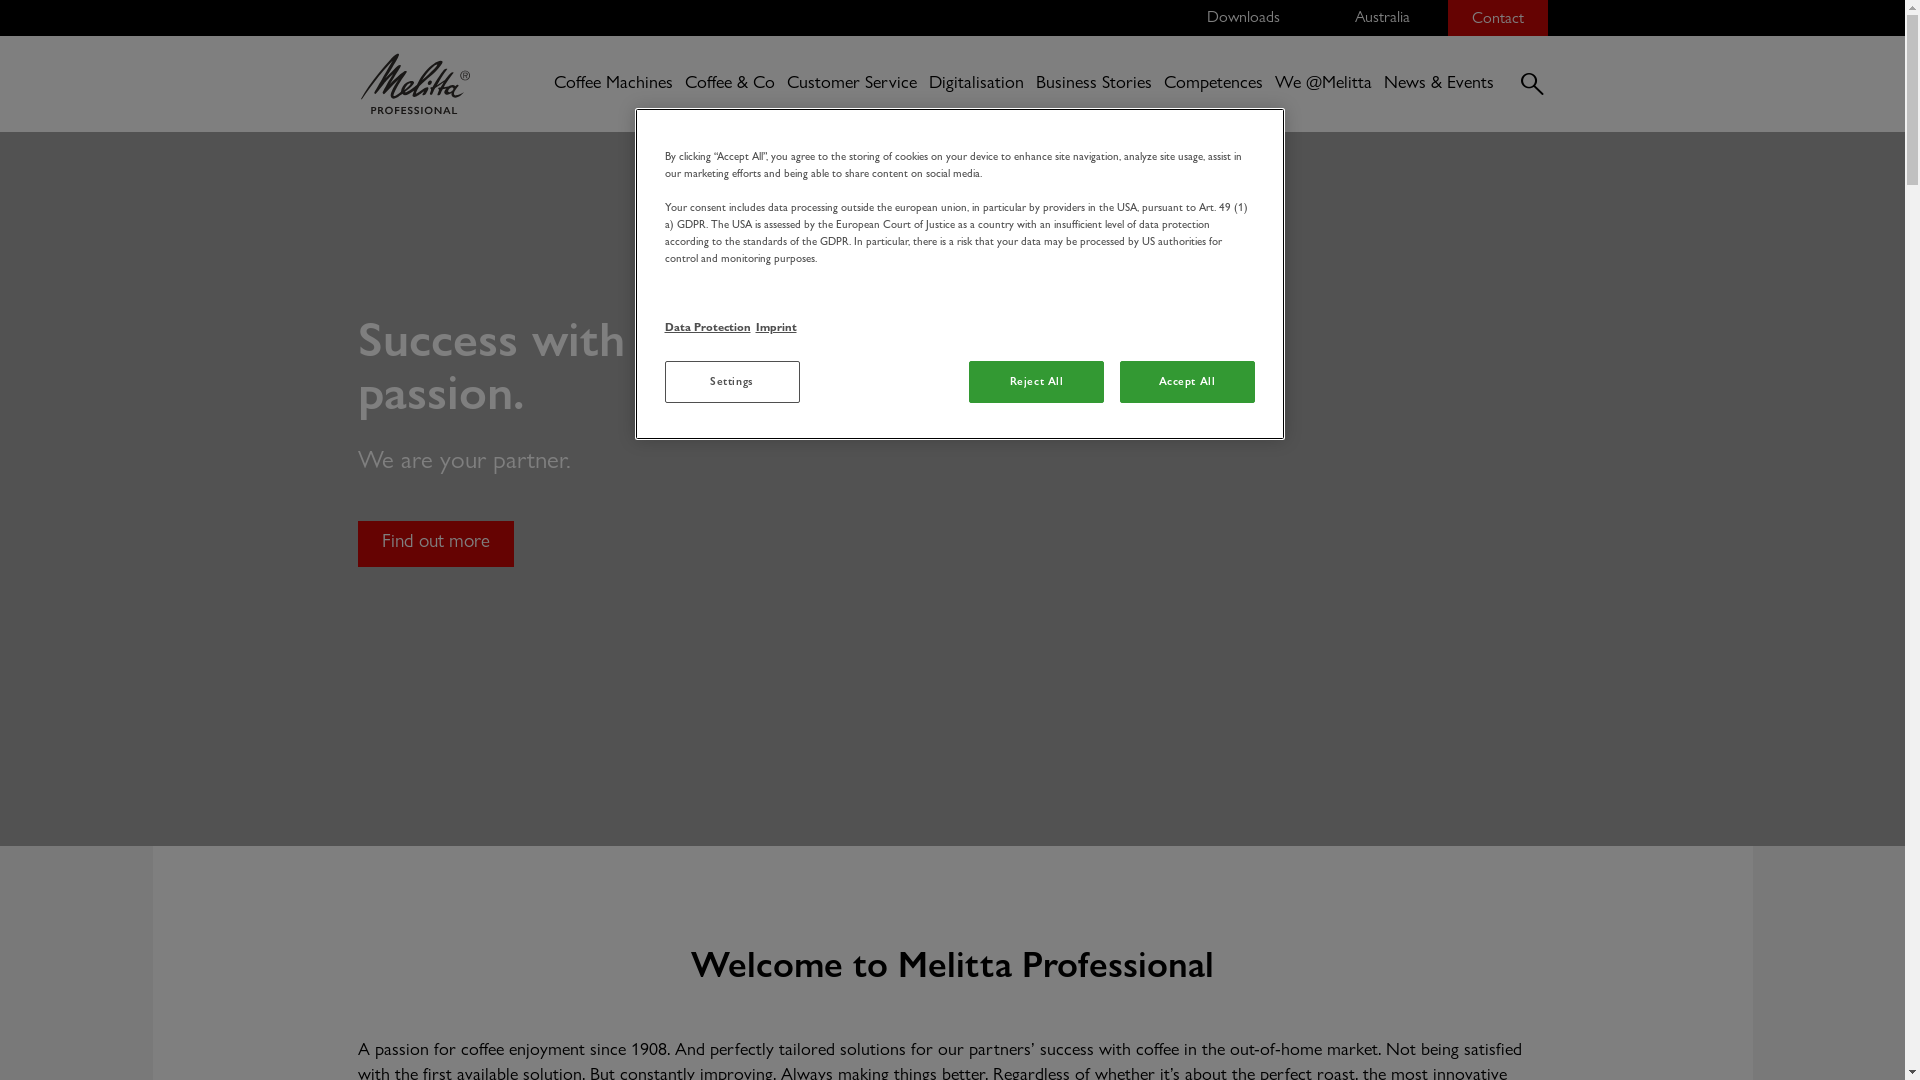  What do you see at coordinates (851, 83) in the screenshot?
I see `'Customer Service'` at bounding box center [851, 83].